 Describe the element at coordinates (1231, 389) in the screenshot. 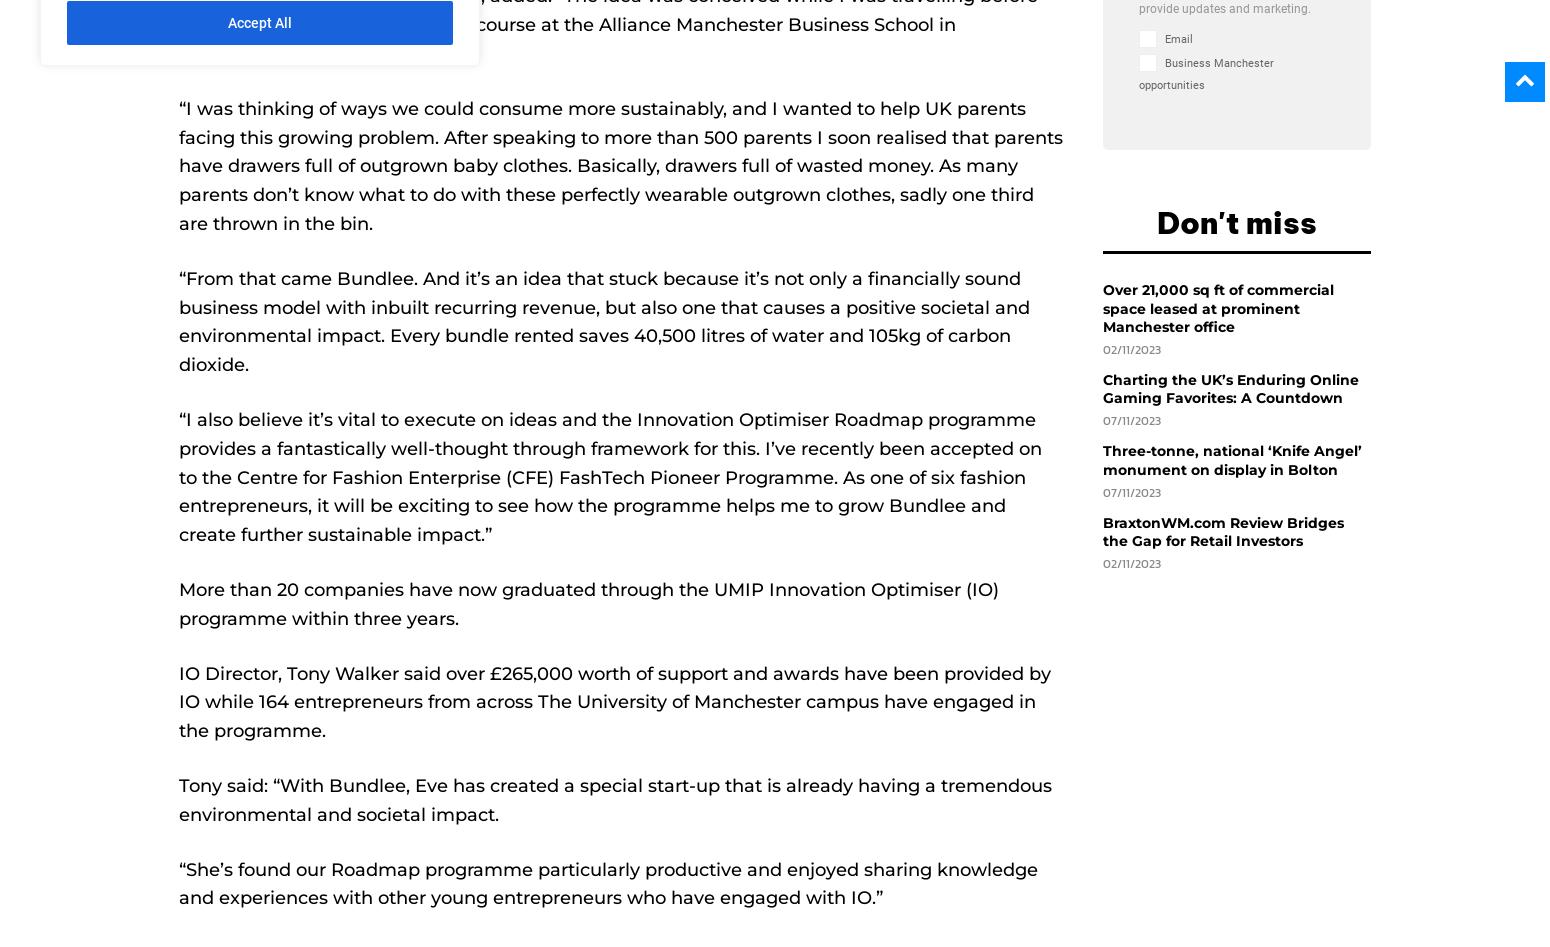

I see `'Charting the UK’s Enduring Online Gaming Favorites: A Countdown'` at that location.